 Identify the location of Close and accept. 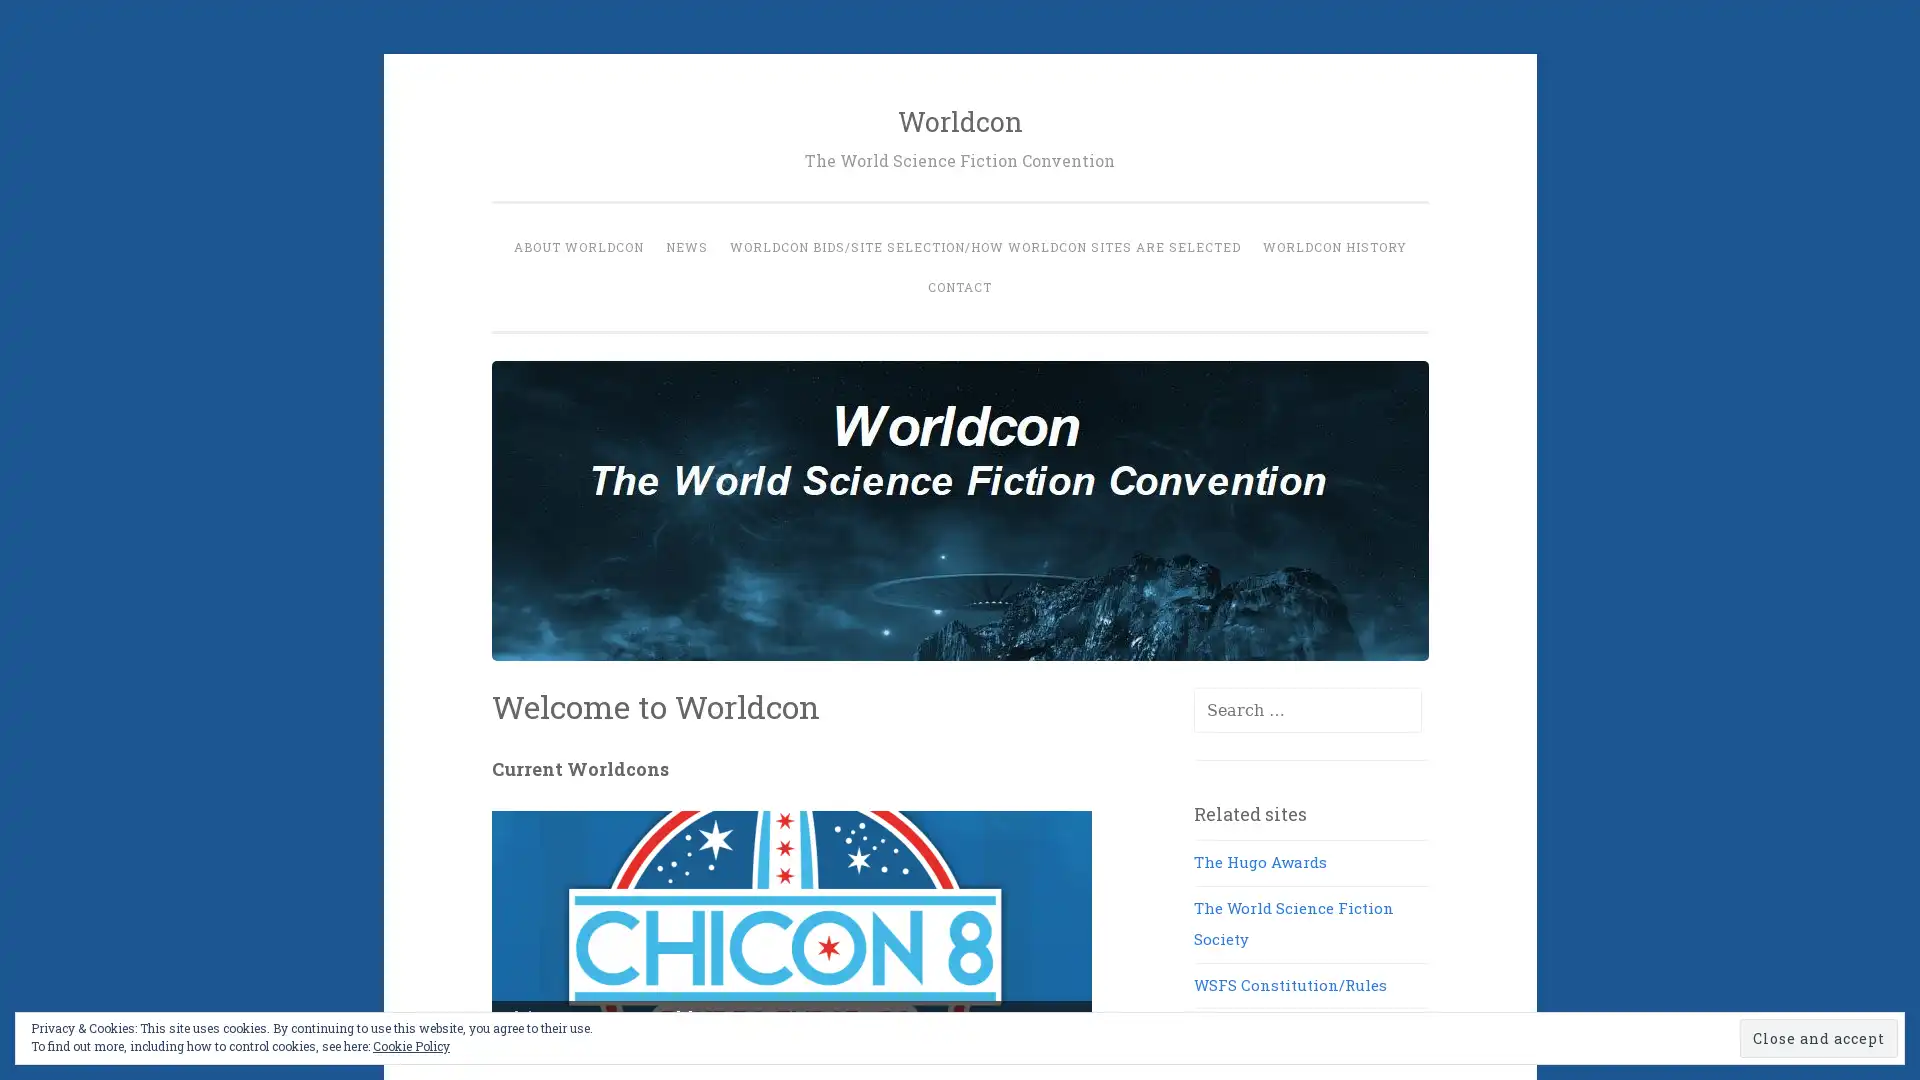
(1819, 1037).